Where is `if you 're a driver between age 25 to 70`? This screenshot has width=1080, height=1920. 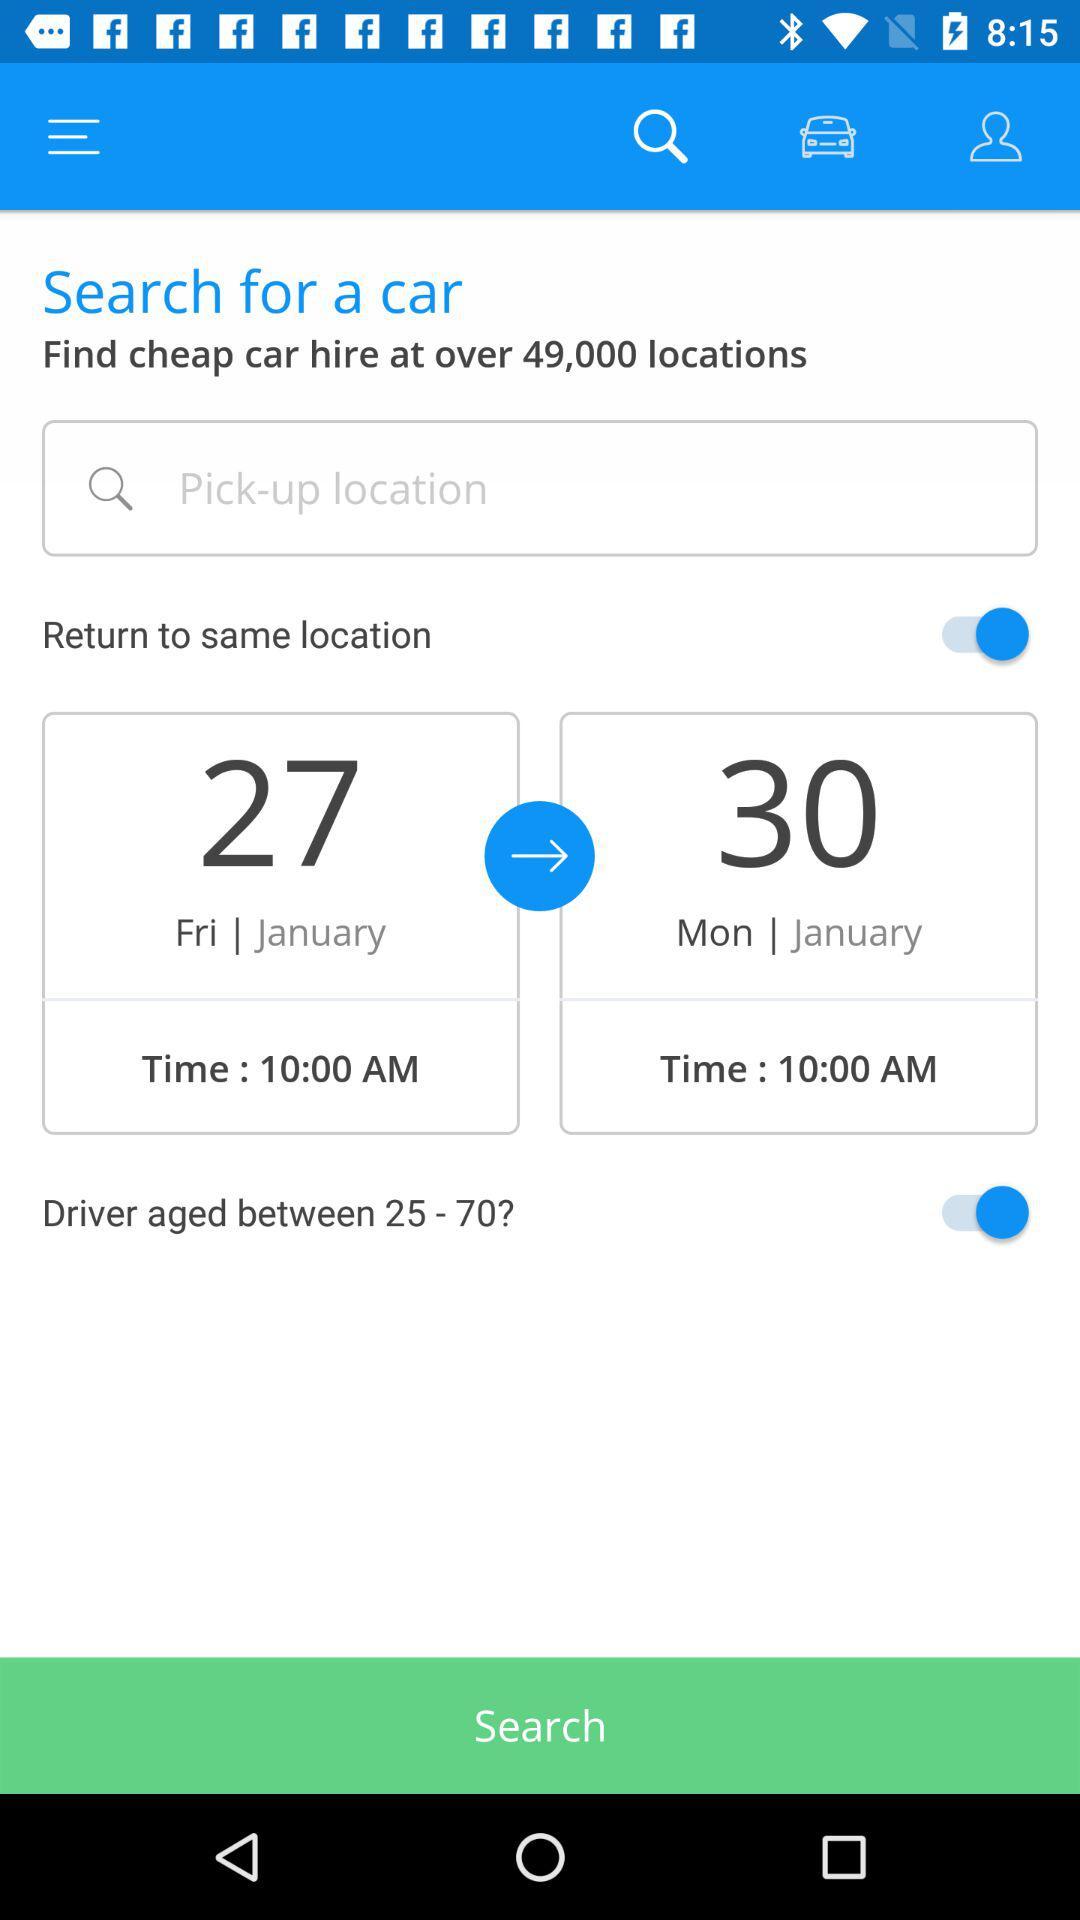 if you 're a driver between age 25 to 70 is located at coordinates (938, 1211).